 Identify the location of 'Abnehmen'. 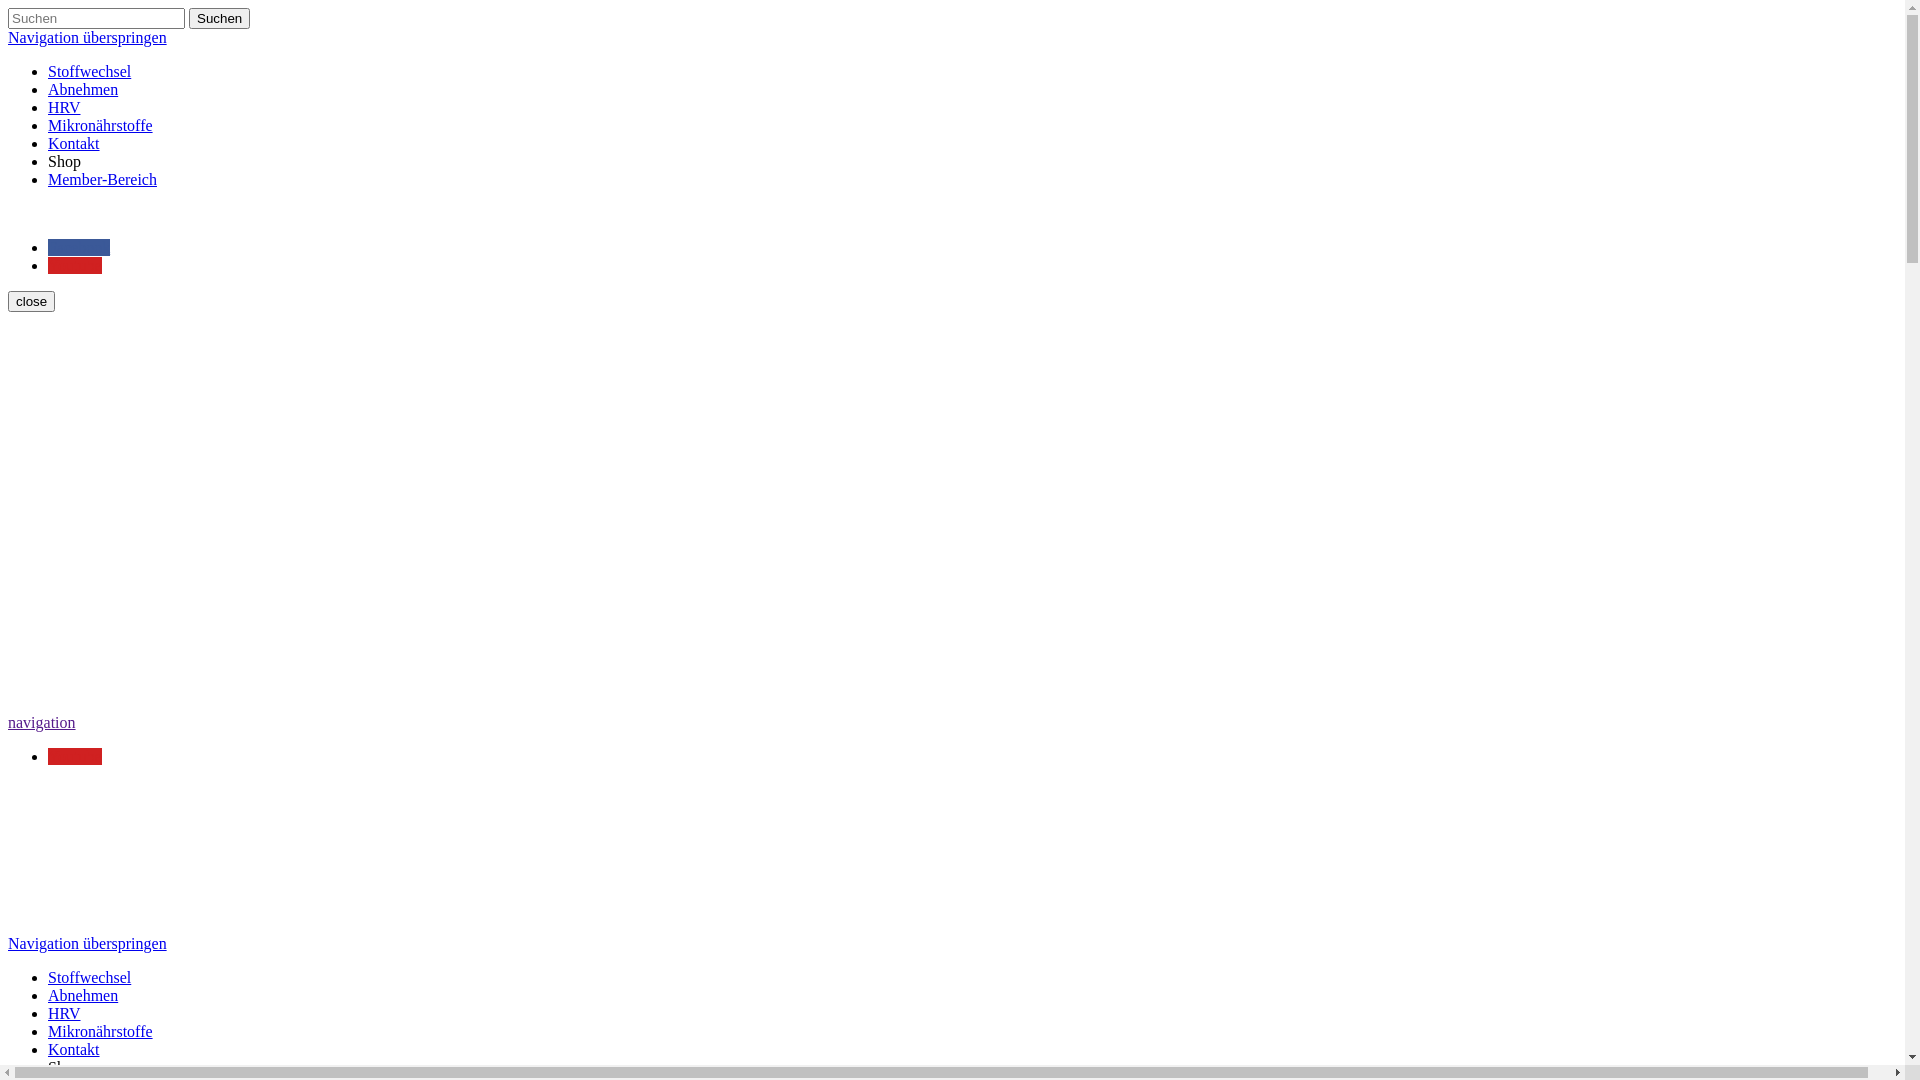
(81, 88).